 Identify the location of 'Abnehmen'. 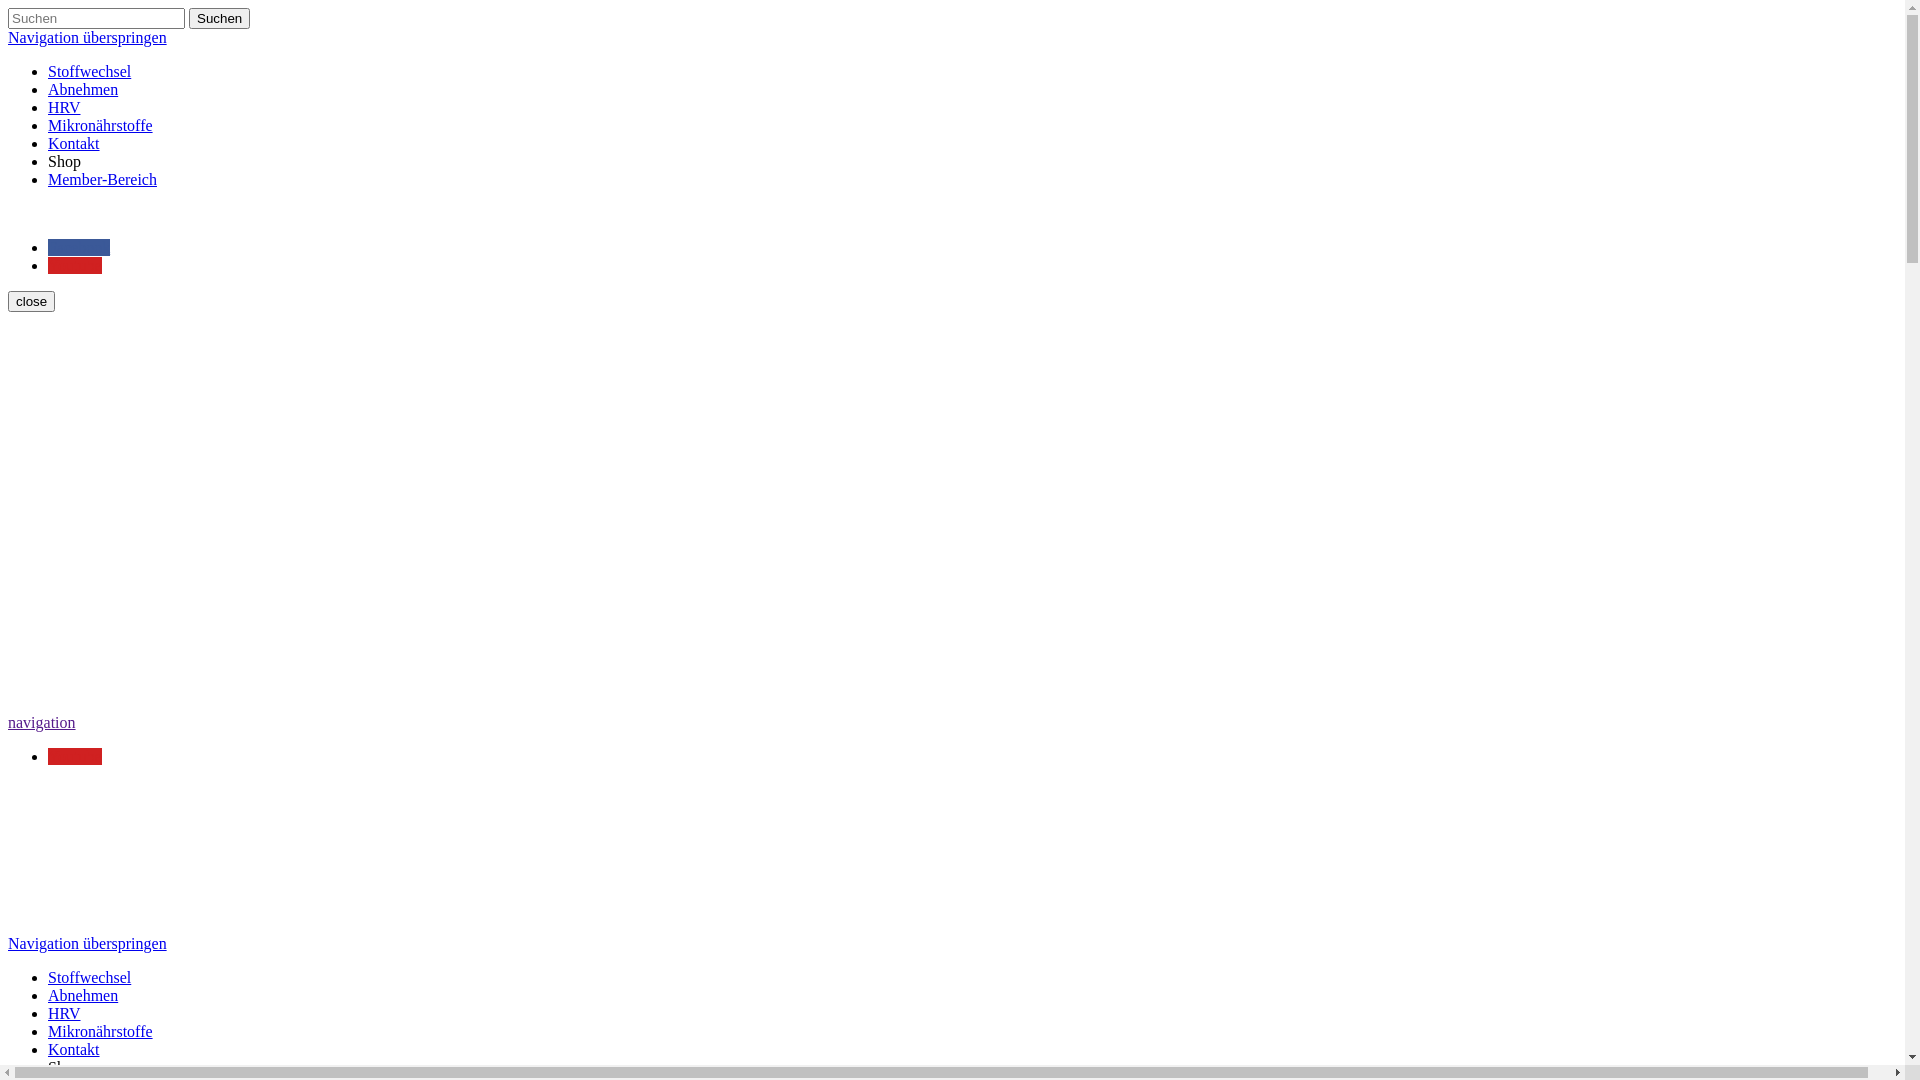
(81, 88).